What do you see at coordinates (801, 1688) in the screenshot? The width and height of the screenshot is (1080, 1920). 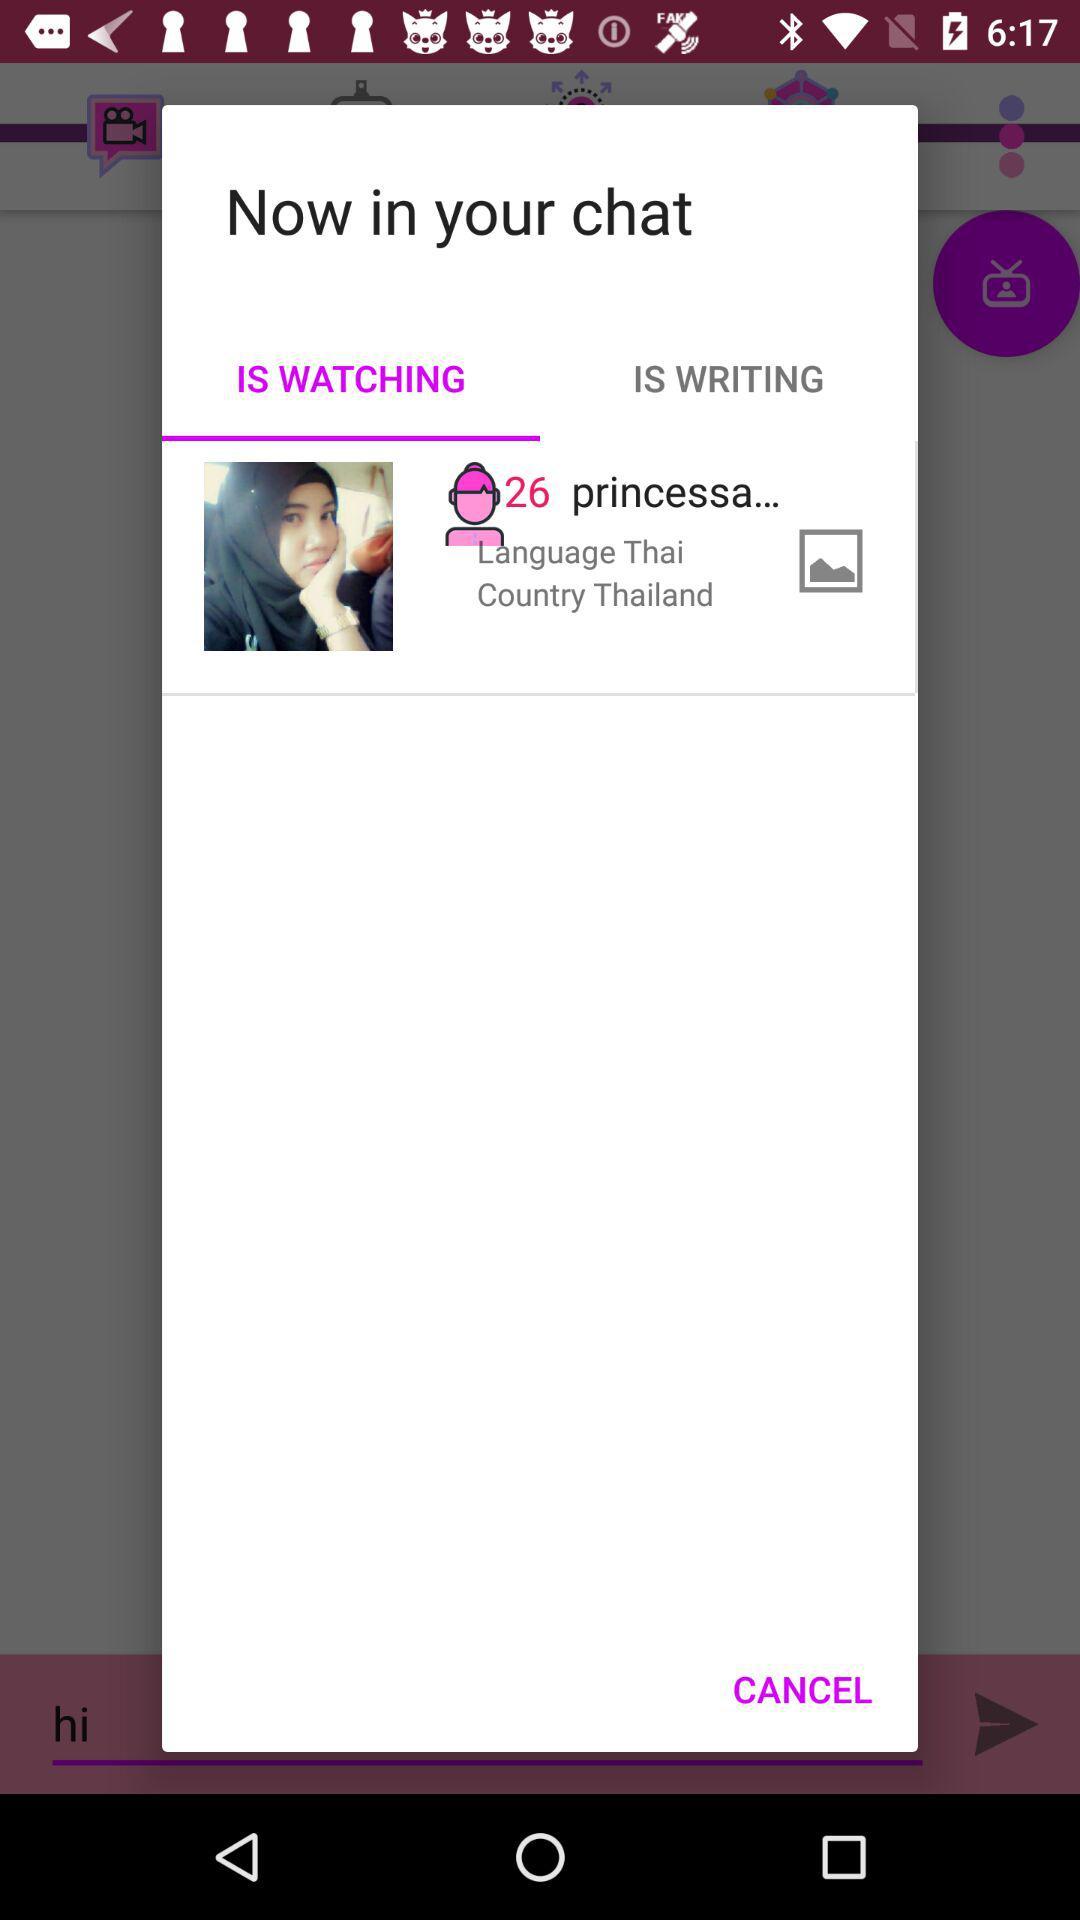 I see `the icon below country thailand item` at bounding box center [801, 1688].